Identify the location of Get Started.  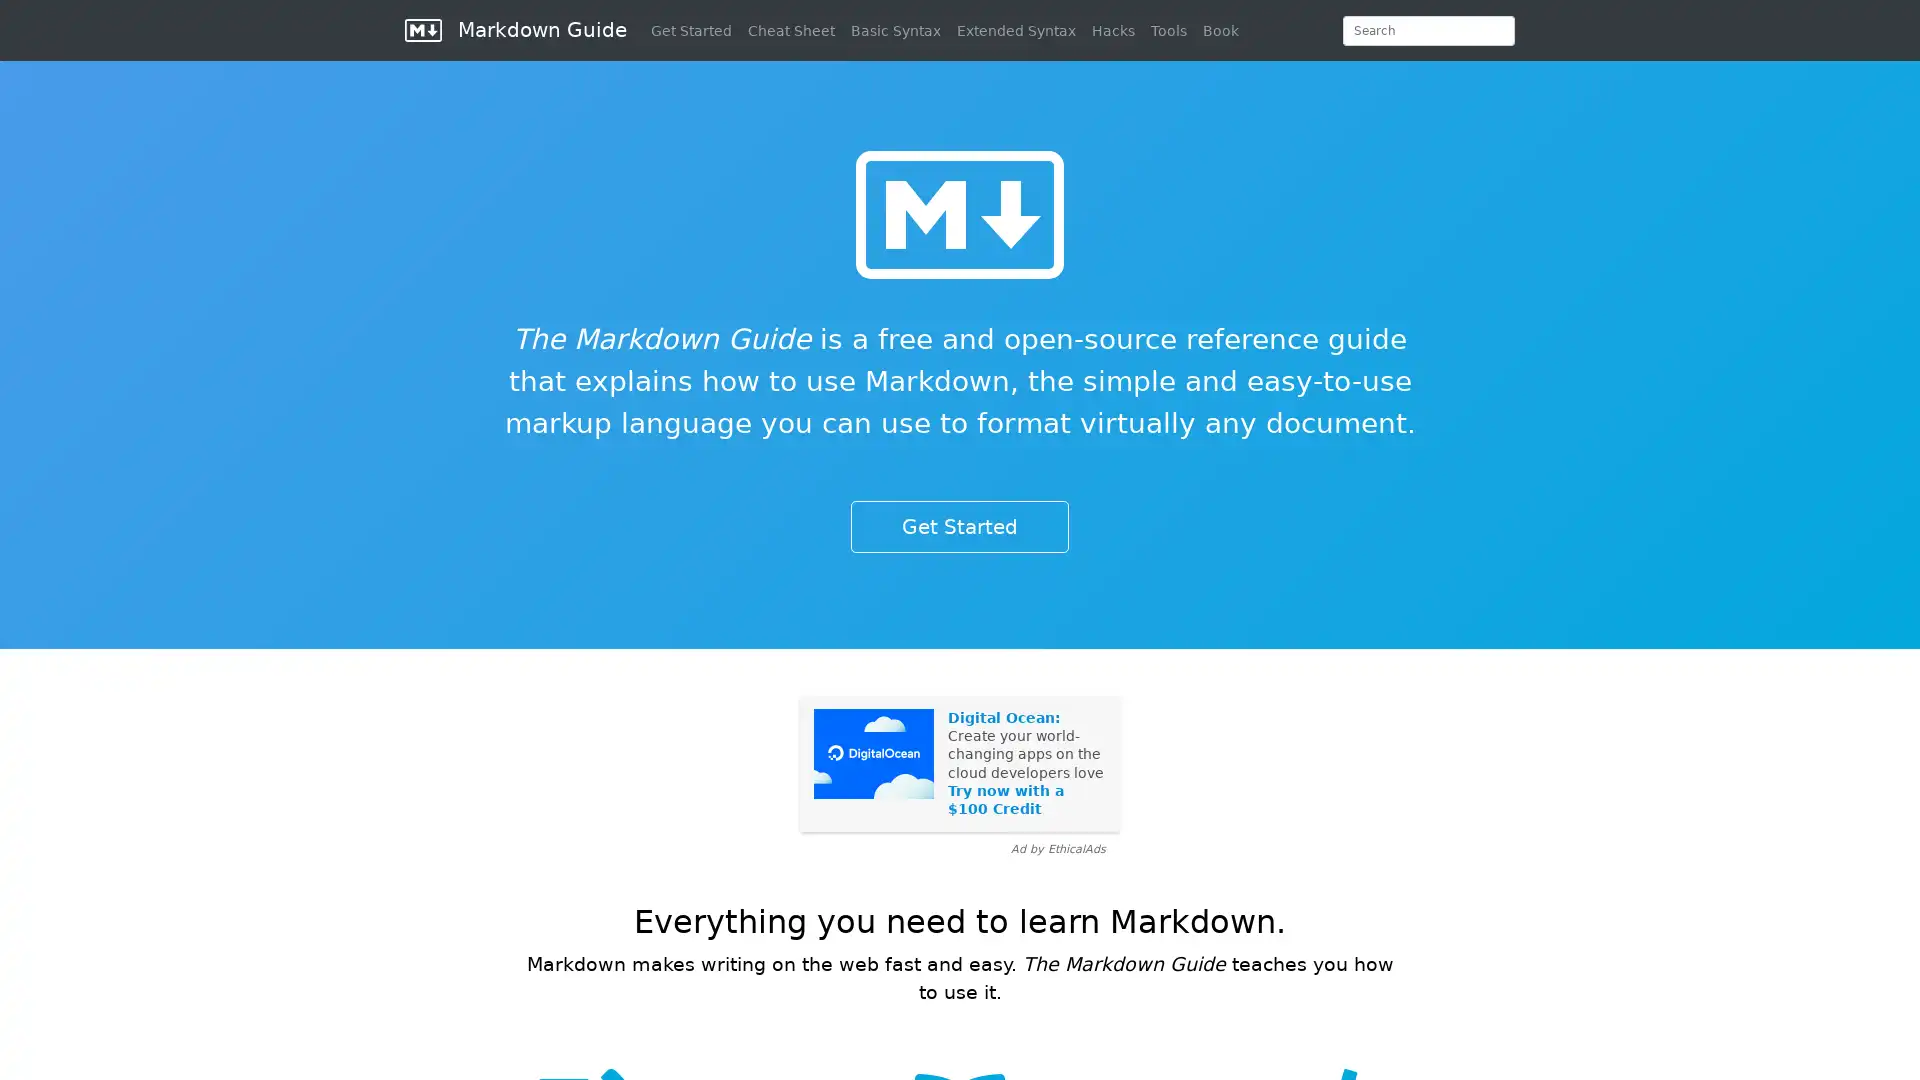
(960, 526).